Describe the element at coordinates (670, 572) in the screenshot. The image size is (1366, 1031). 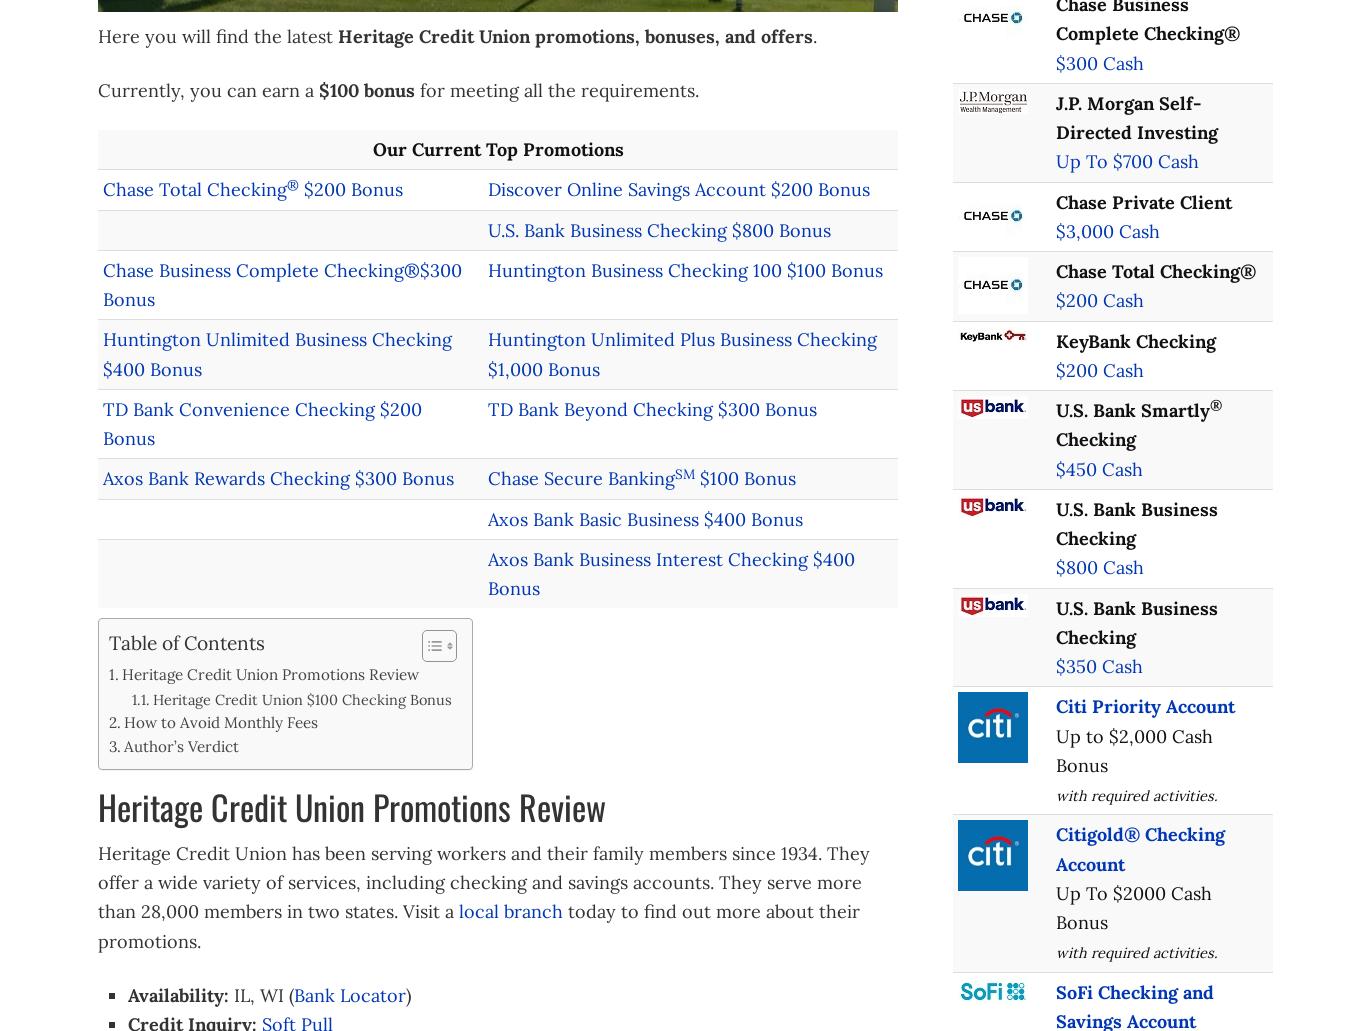
I see `'Axos Bank Business Interest Checking $400 Bonus'` at that location.